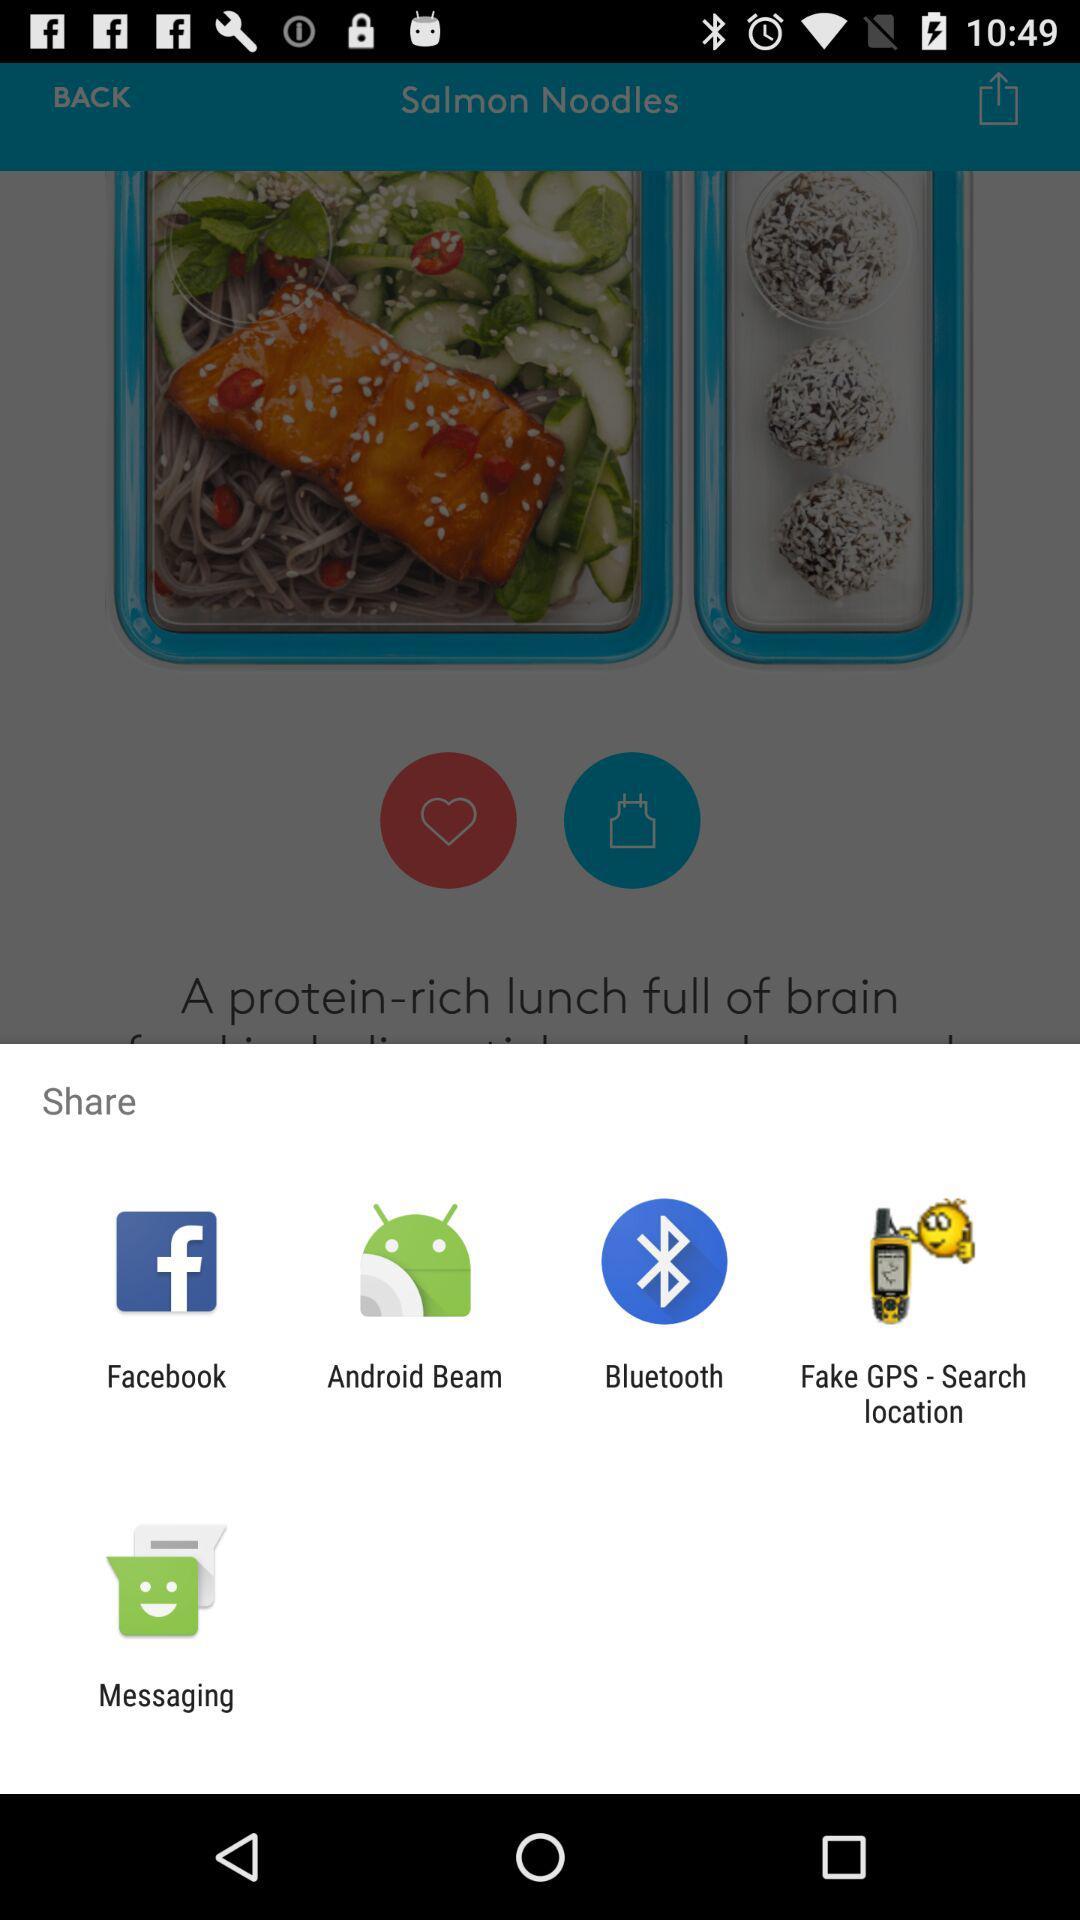 The width and height of the screenshot is (1080, 1920). What do you see at coordinates (165, 1392) in the screenshot?
I see `the icon to the left of android beam app` at bounding box center [165, 1392].